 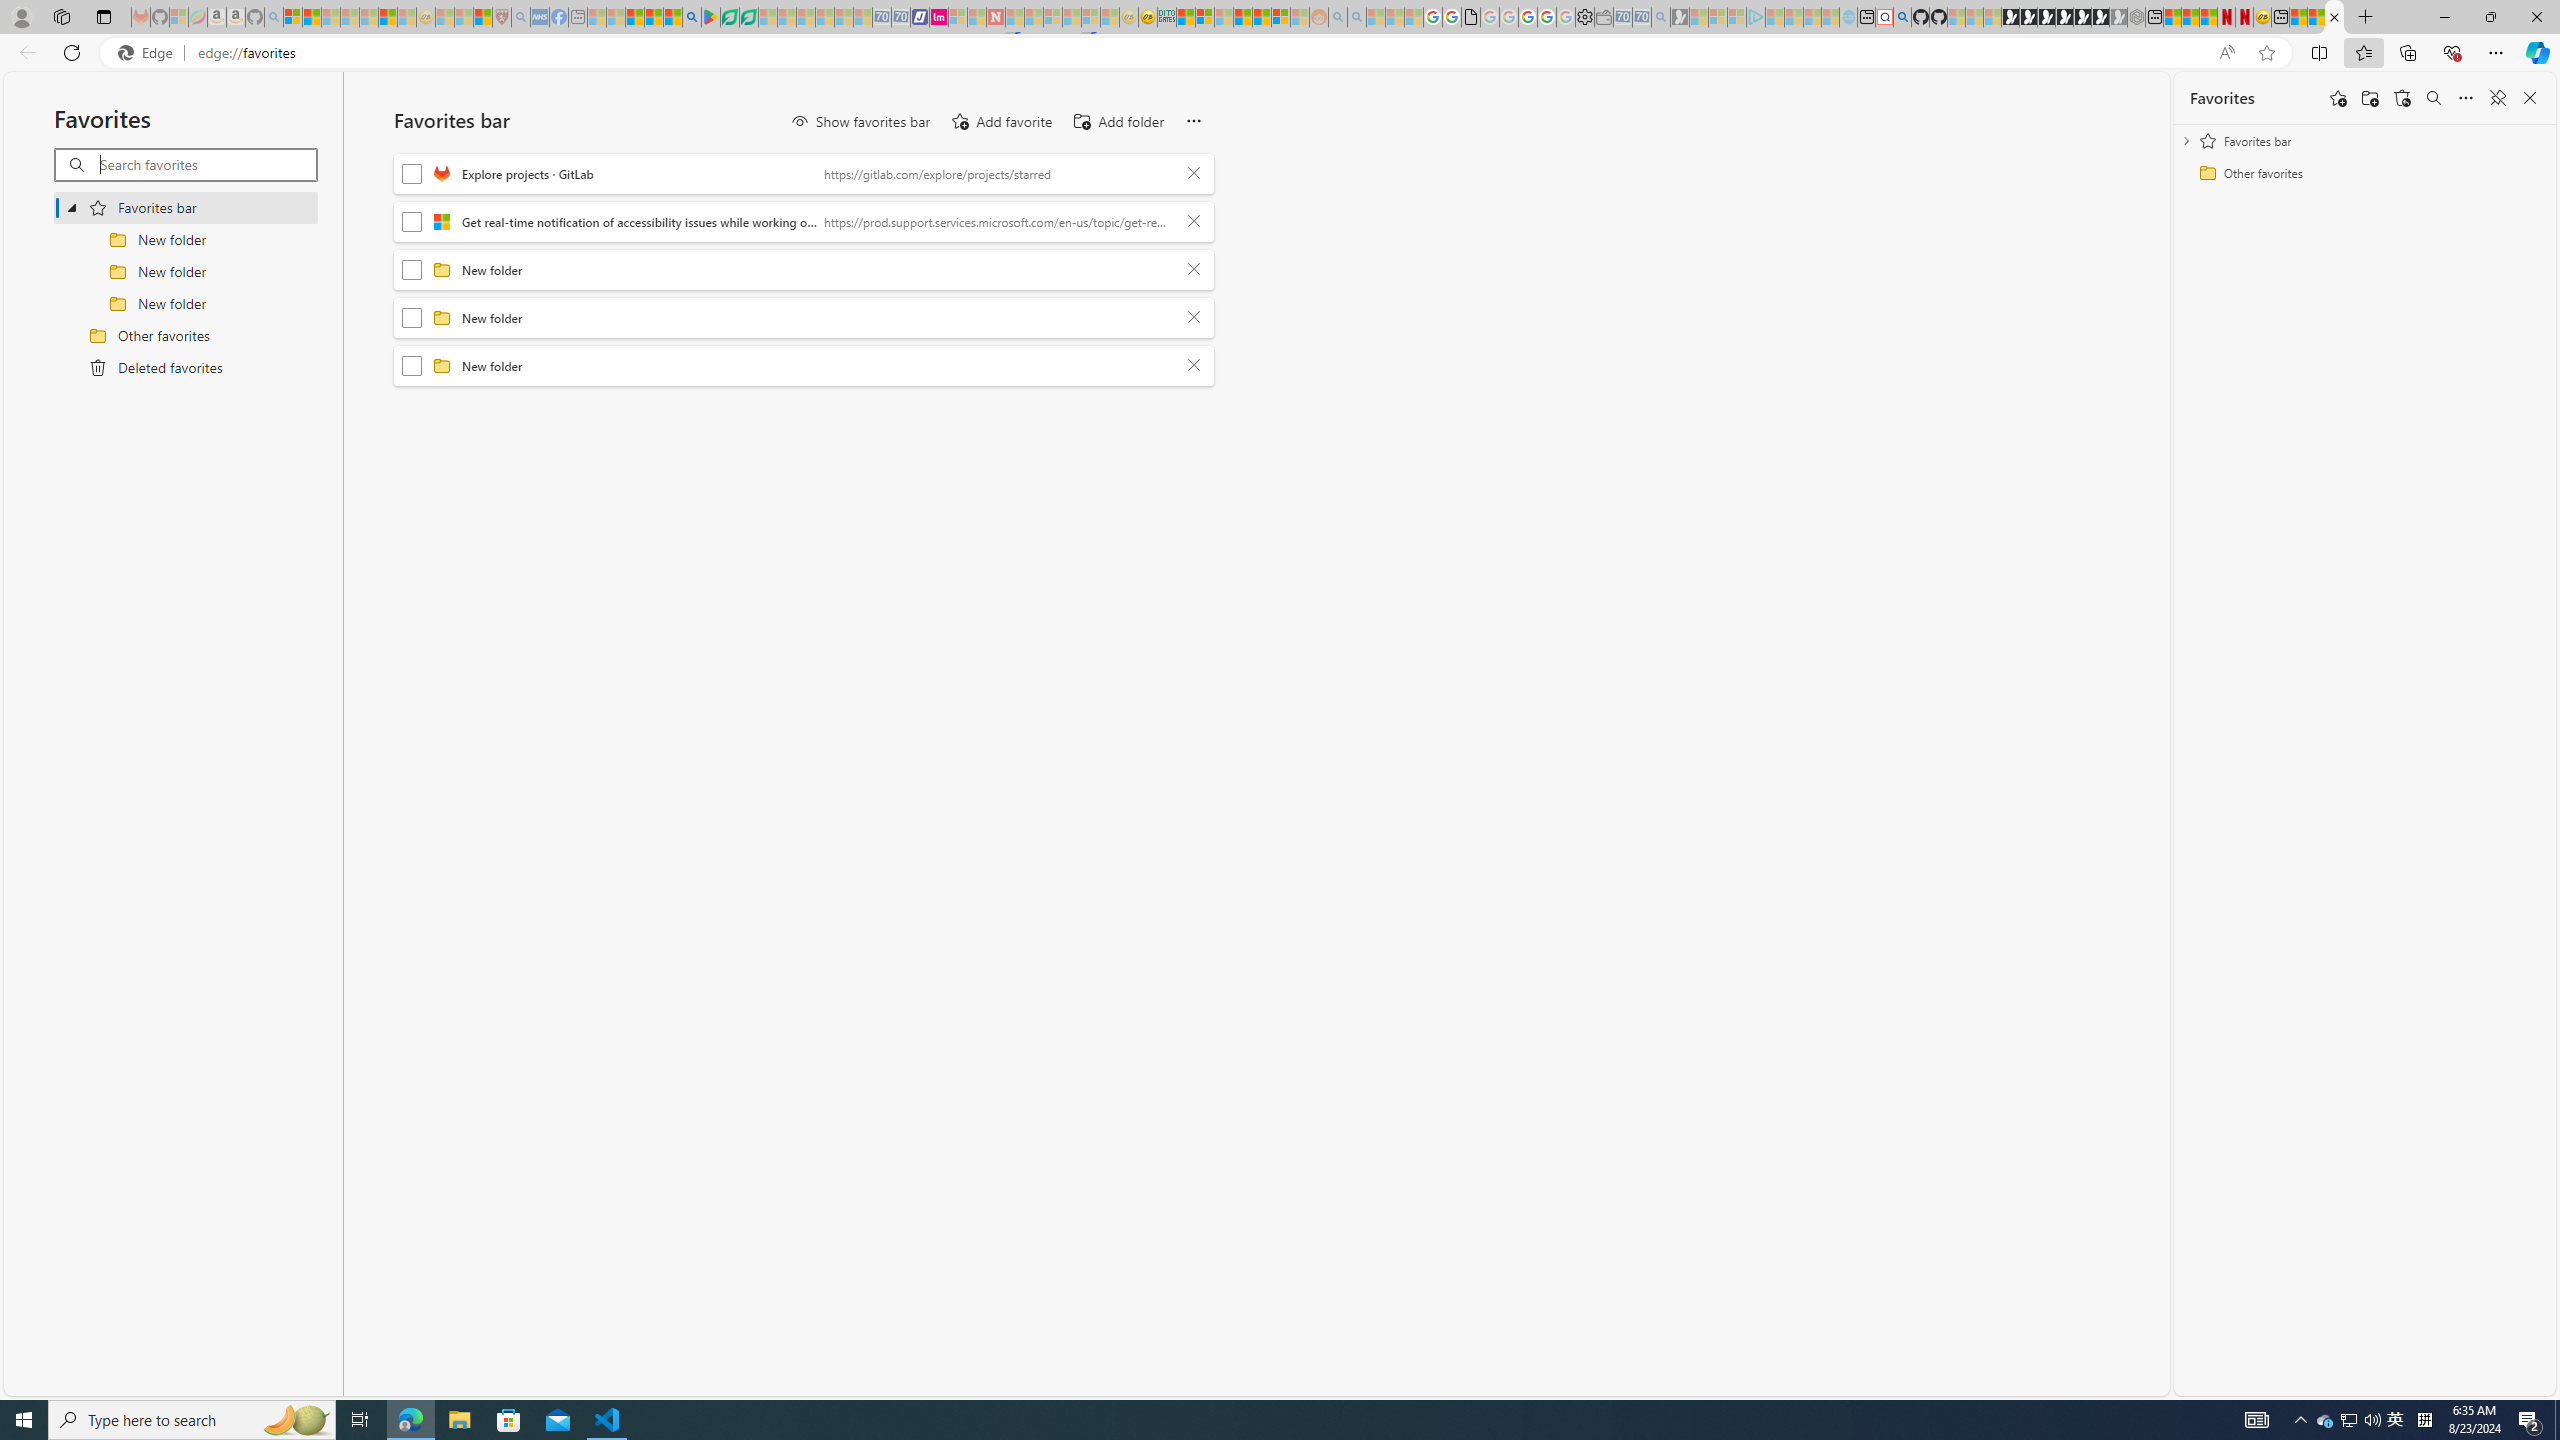 What do you see at coordinates (2333, 16) in the screenshot?
I see `'Close tab'` at bounding box center [2333, 16].